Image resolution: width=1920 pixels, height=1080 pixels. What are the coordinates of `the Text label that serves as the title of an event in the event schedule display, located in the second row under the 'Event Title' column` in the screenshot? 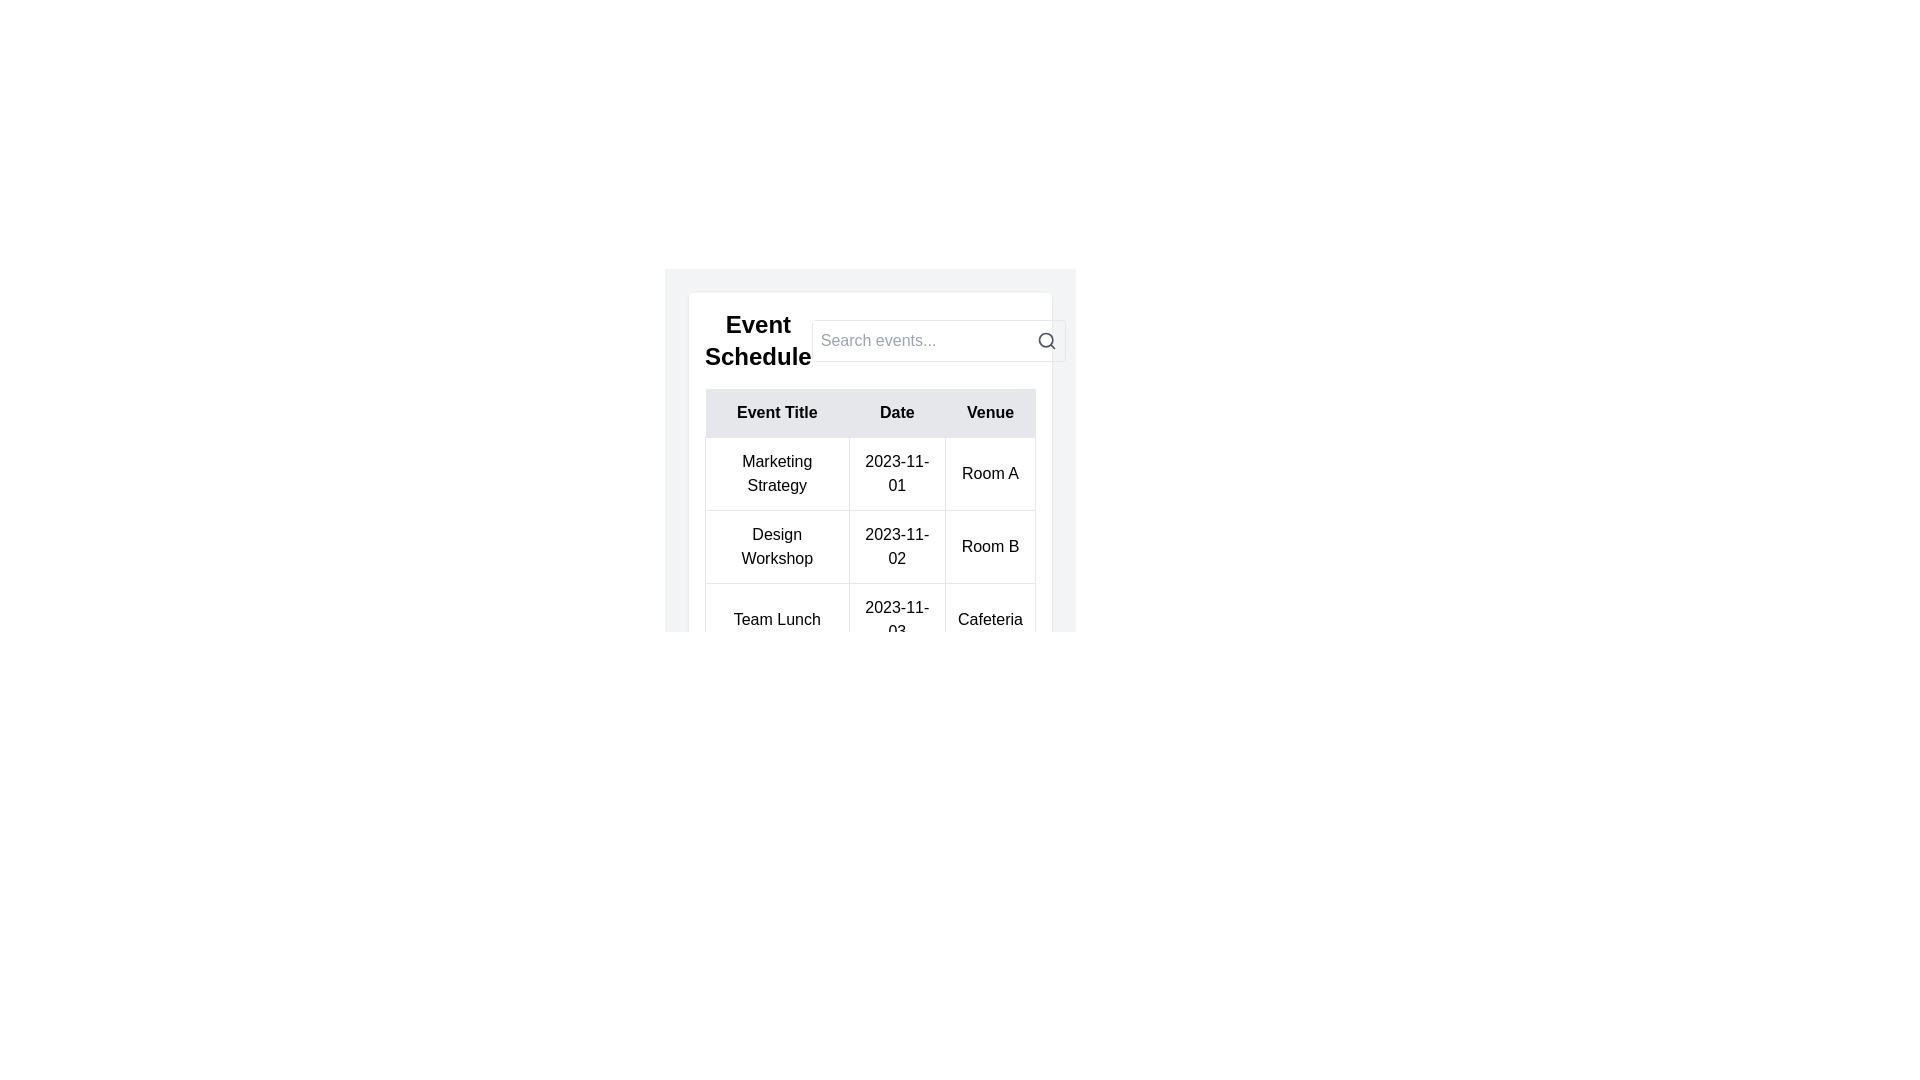 It's located at (776, 547).